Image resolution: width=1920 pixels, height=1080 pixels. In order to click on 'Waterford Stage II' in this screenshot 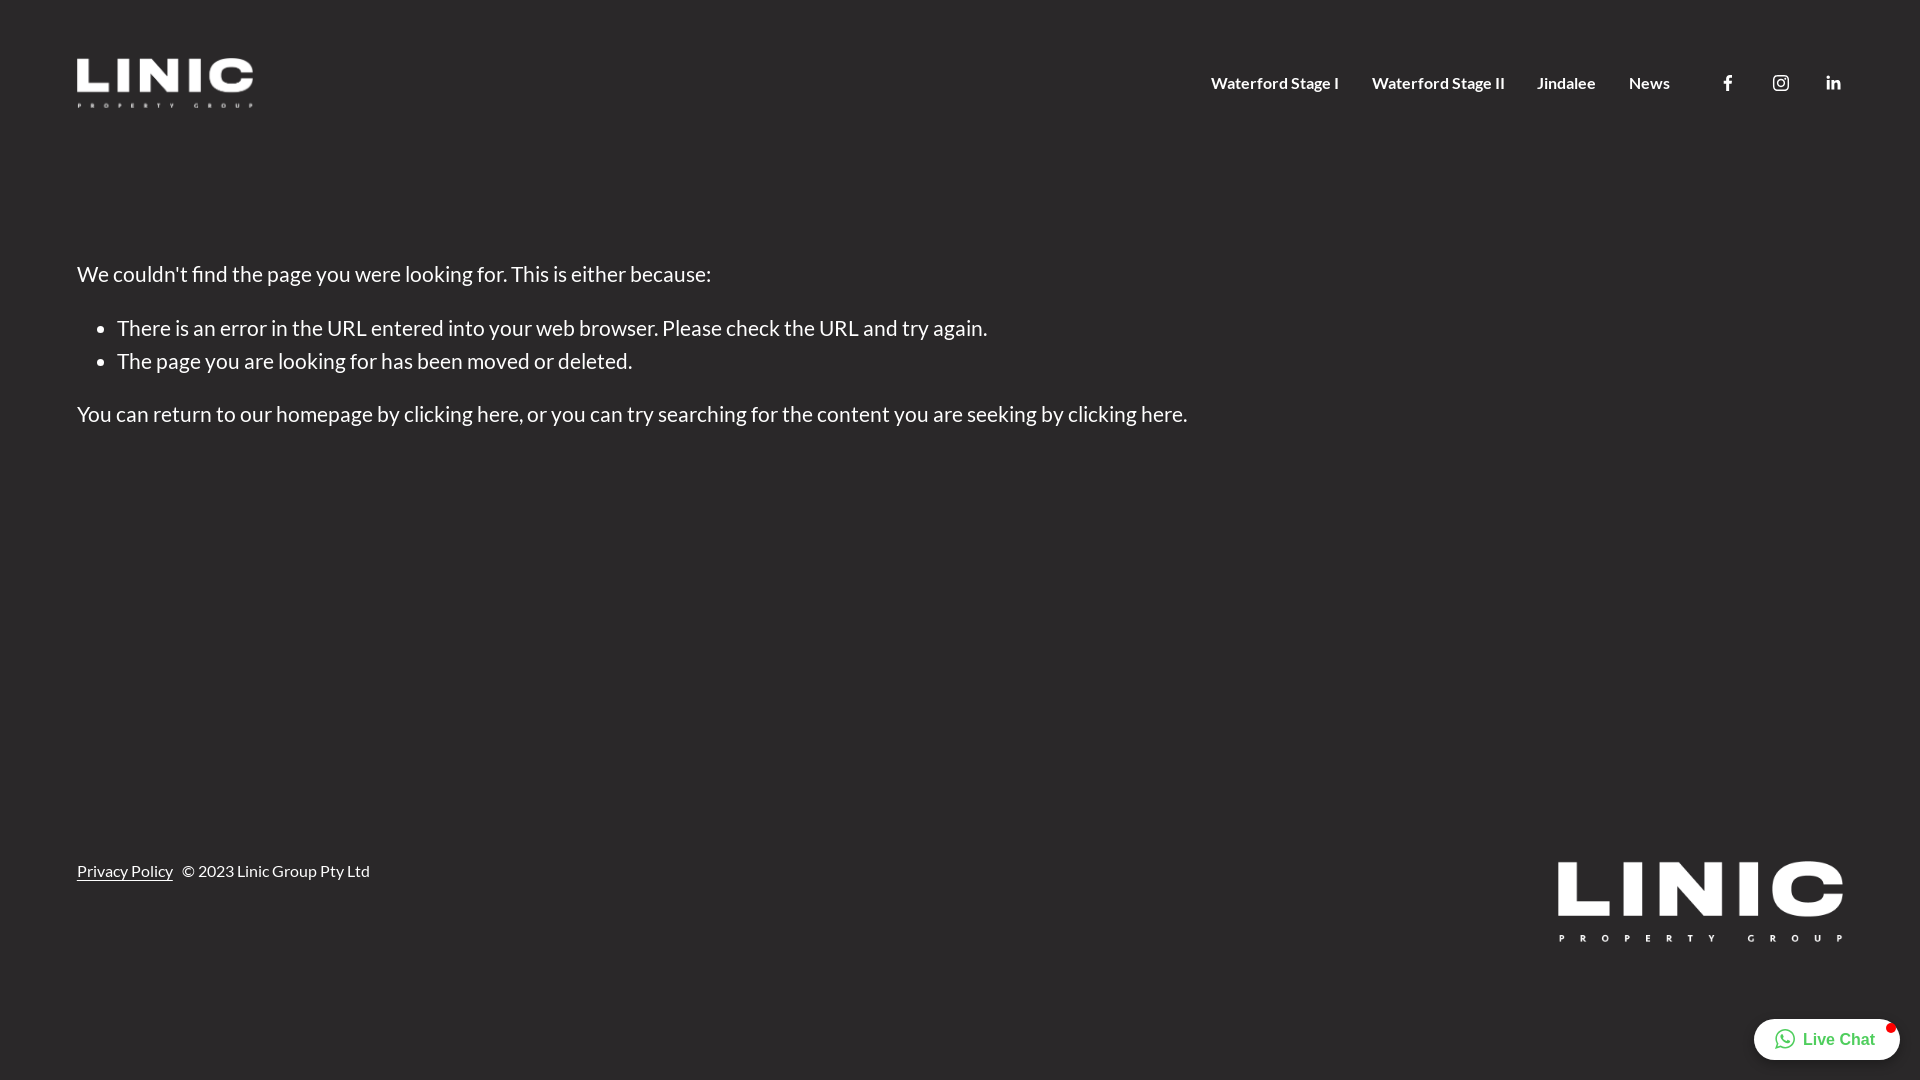, I will do `click(1437, 81)`.